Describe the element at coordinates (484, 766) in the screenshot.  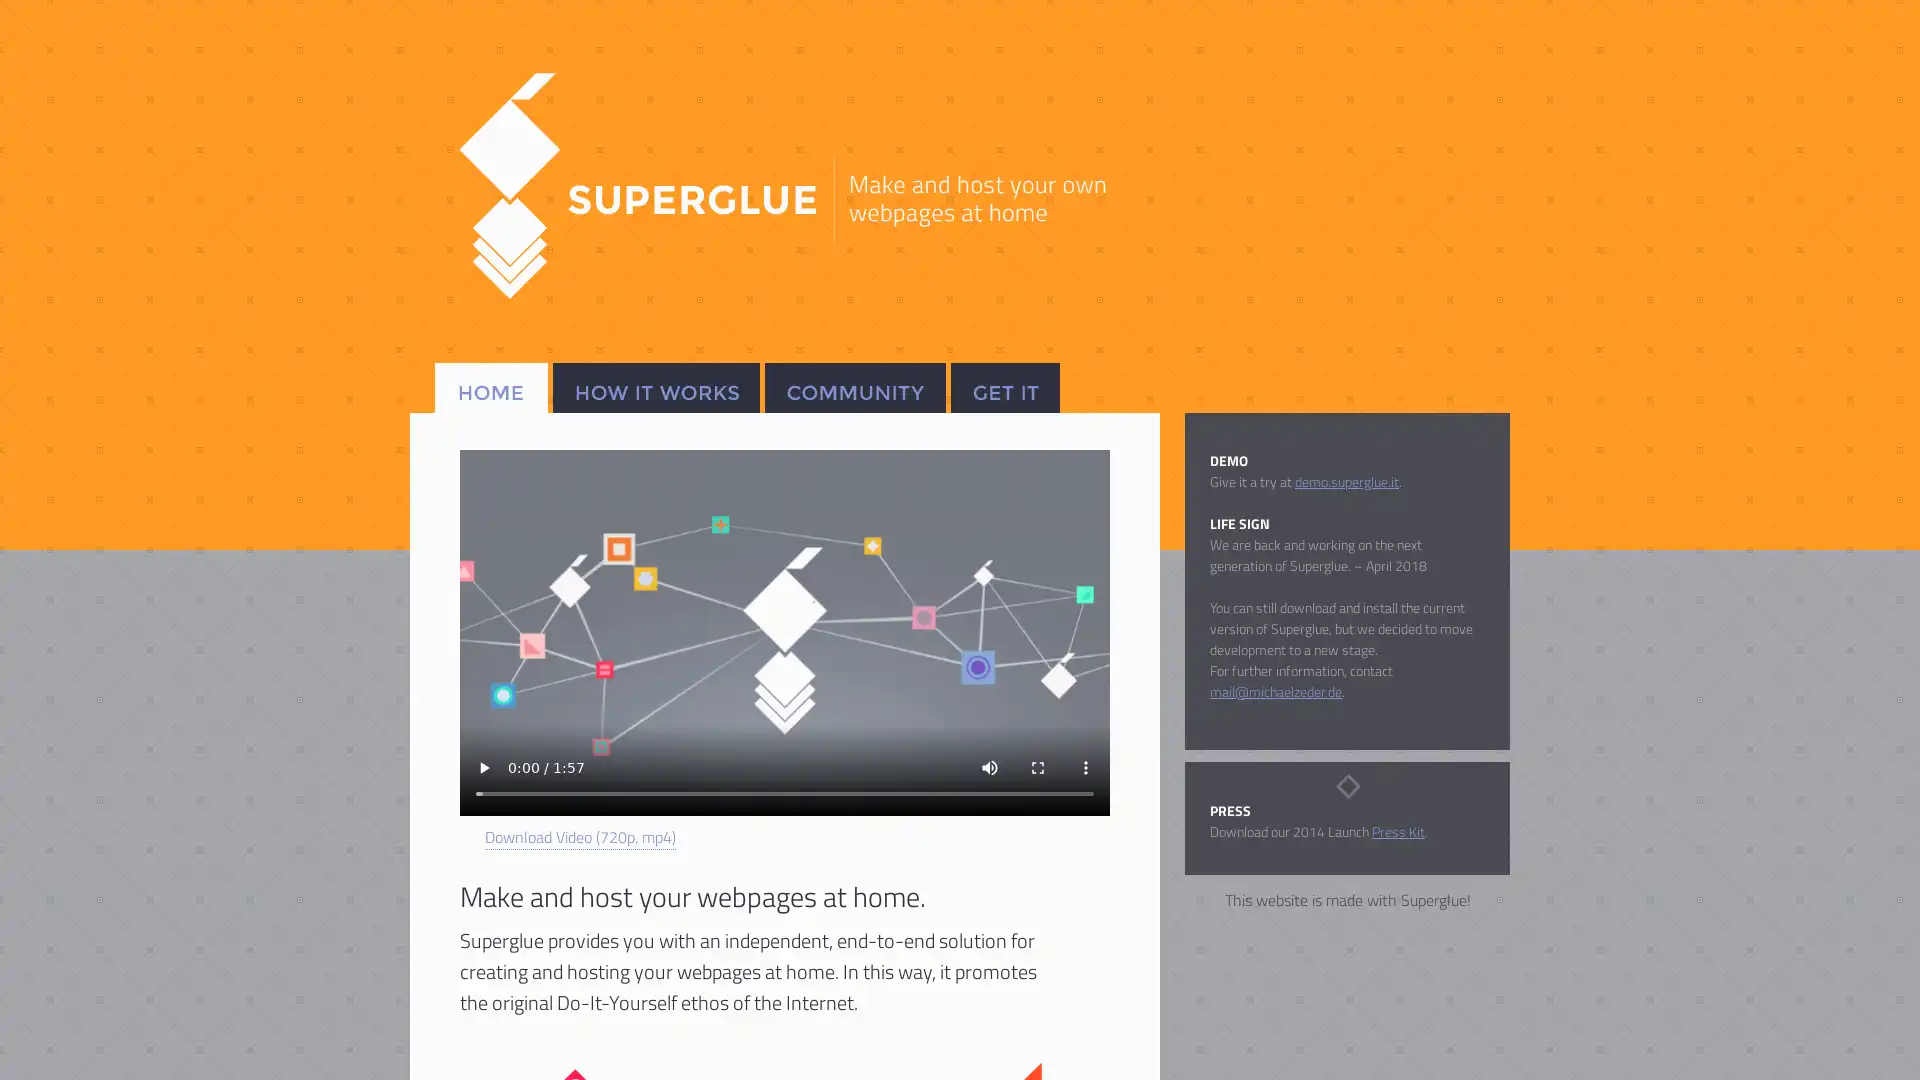
I see `play` at that location.